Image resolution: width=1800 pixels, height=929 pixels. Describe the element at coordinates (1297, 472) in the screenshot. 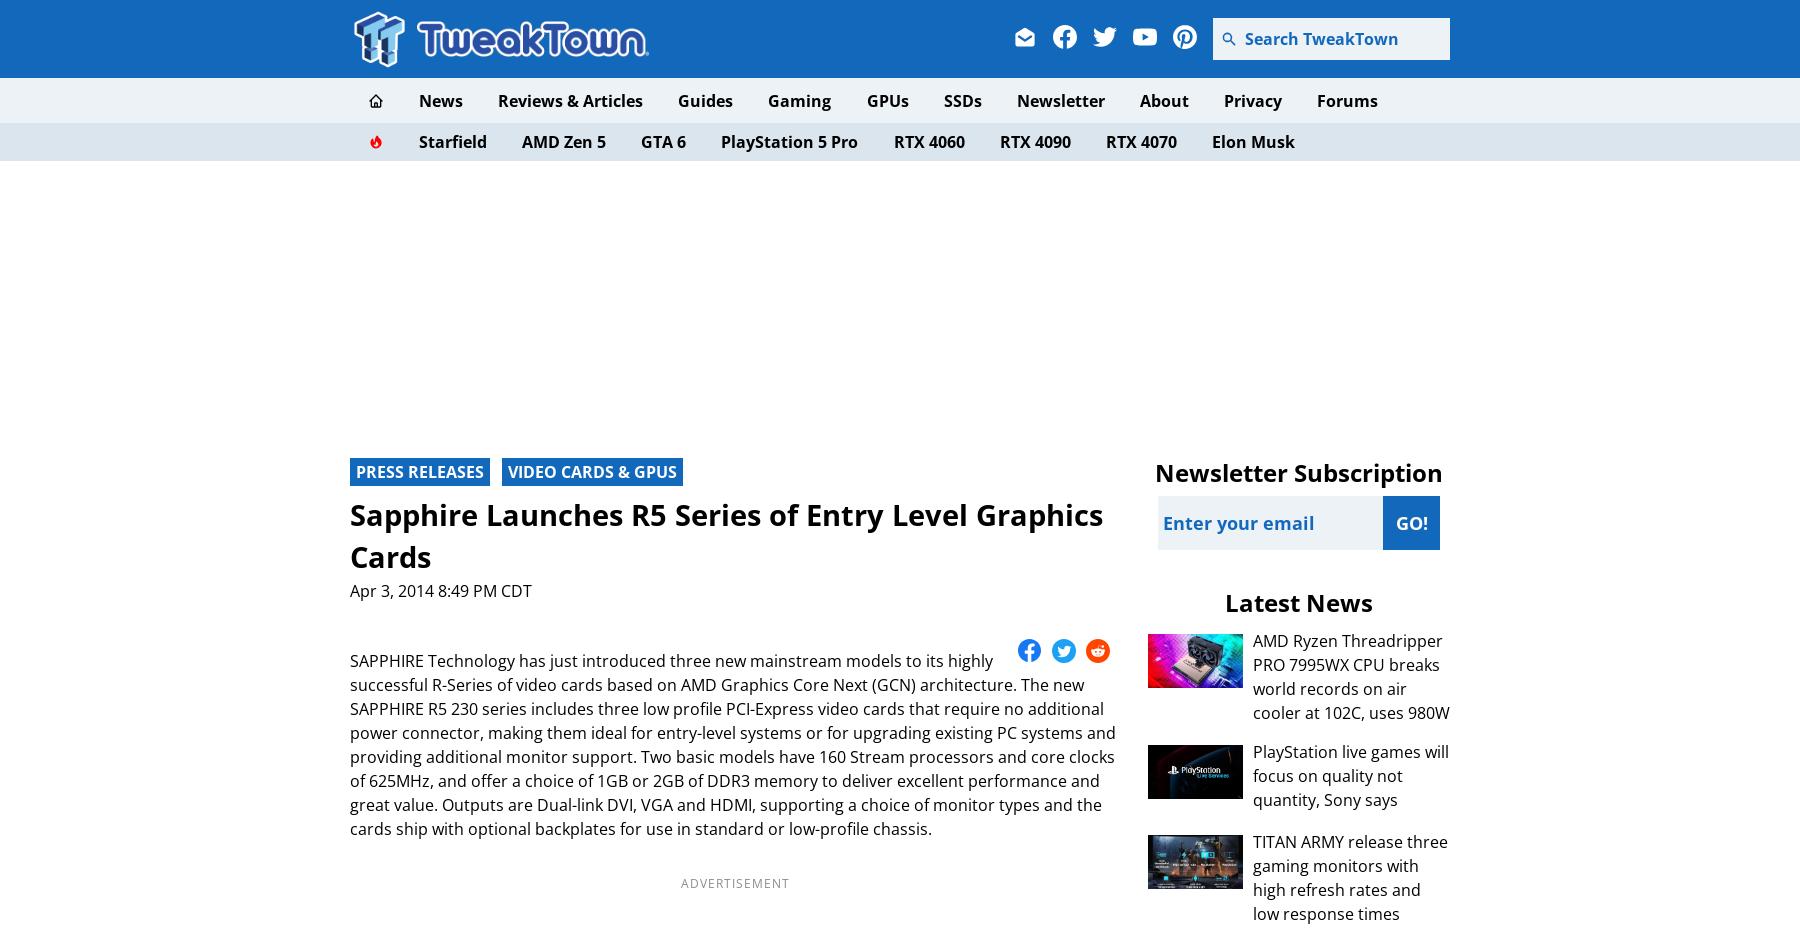

I see `'Newsletter Subscription'` at that location.